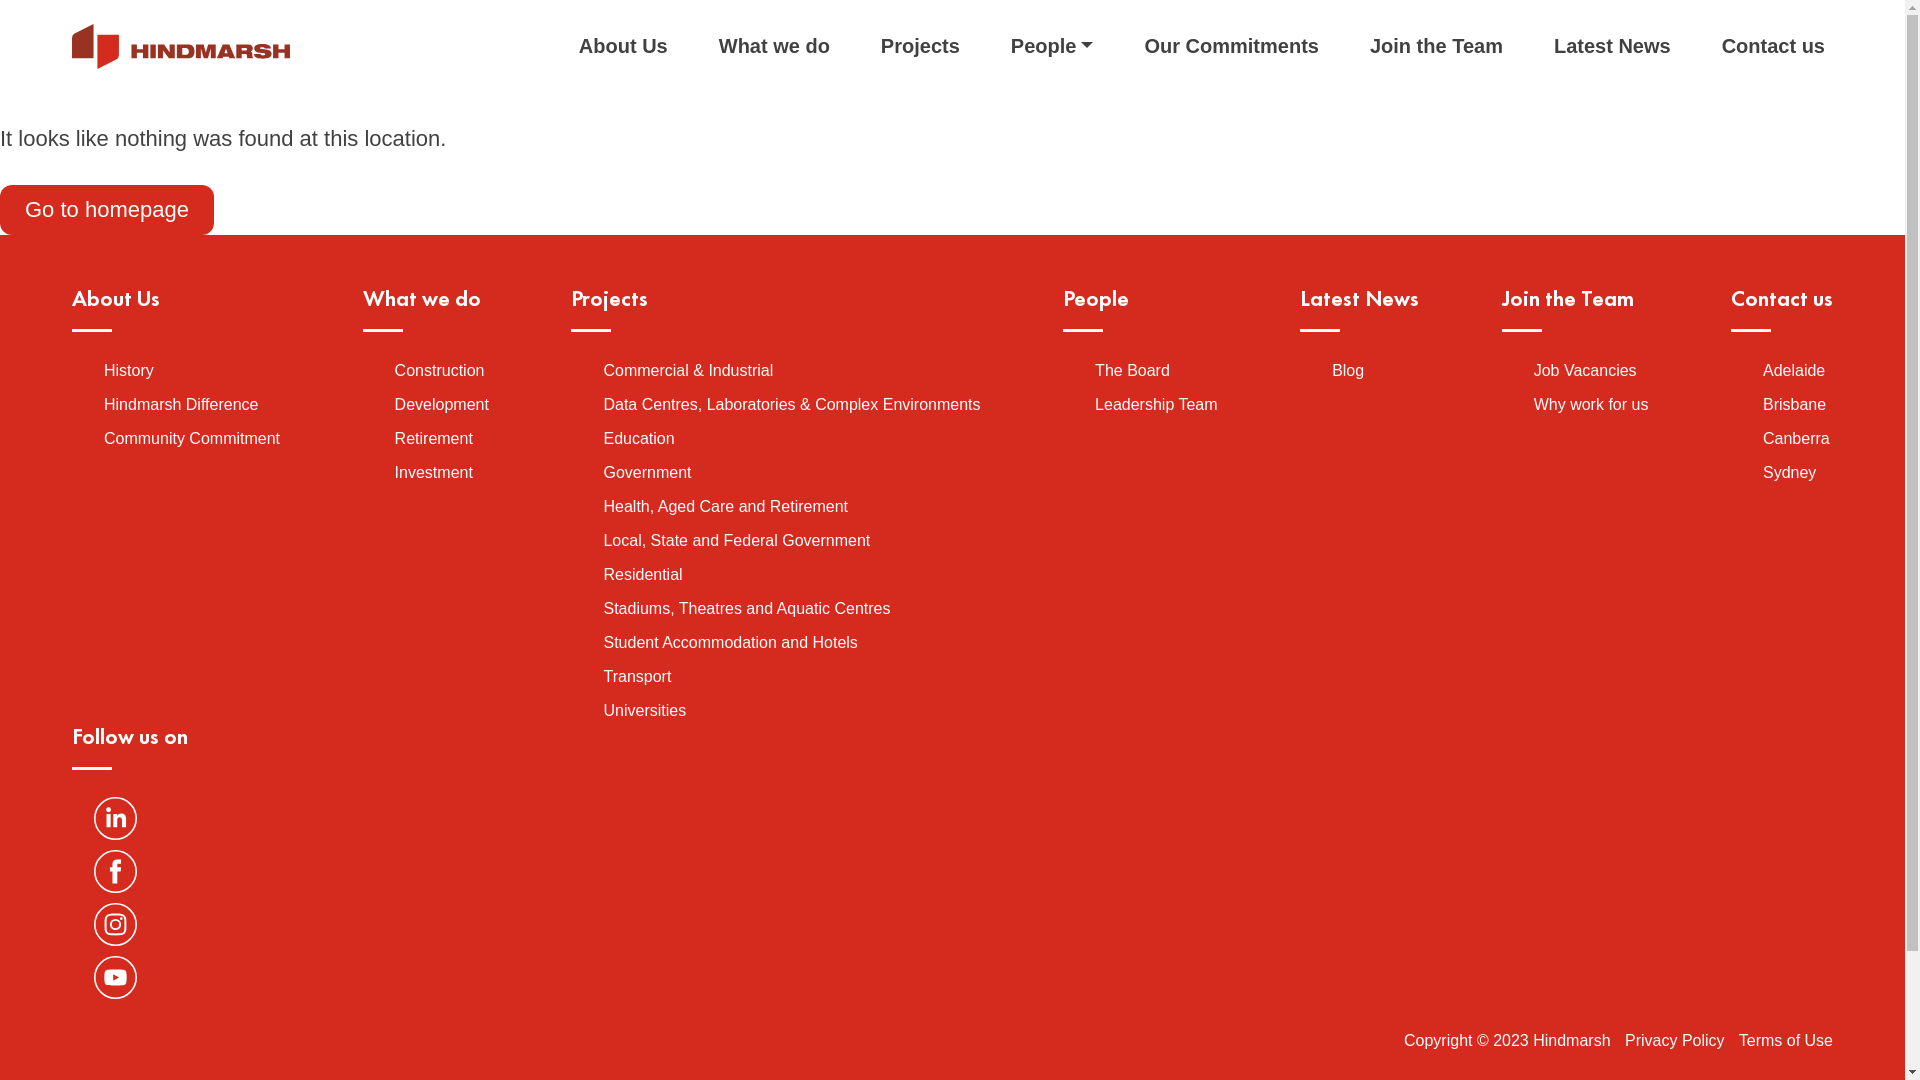  What do you see at coordinates (394, 370) in the screenshot?
I see `'Construction'` at bounding box center [394, 370].